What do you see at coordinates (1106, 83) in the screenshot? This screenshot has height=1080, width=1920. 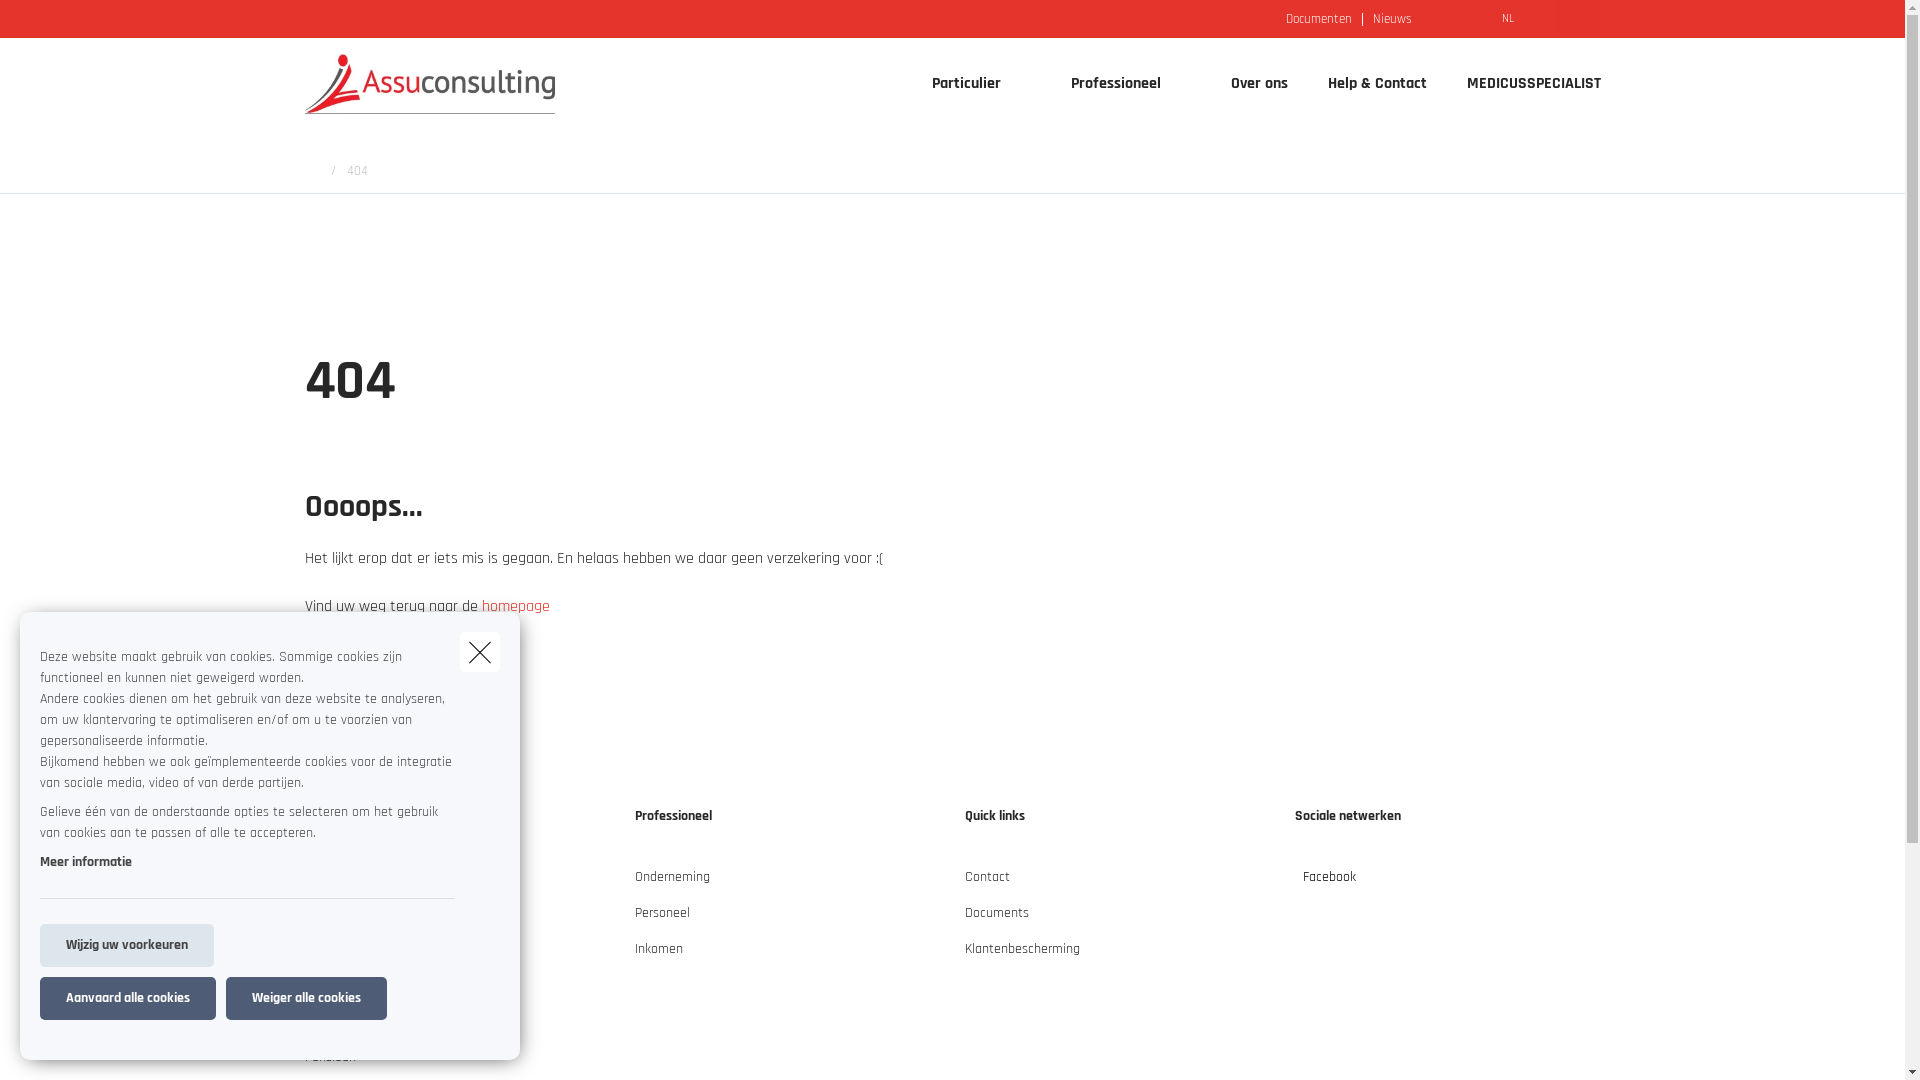 I see `'Professioneel'` at bounding box center [1106, 83].